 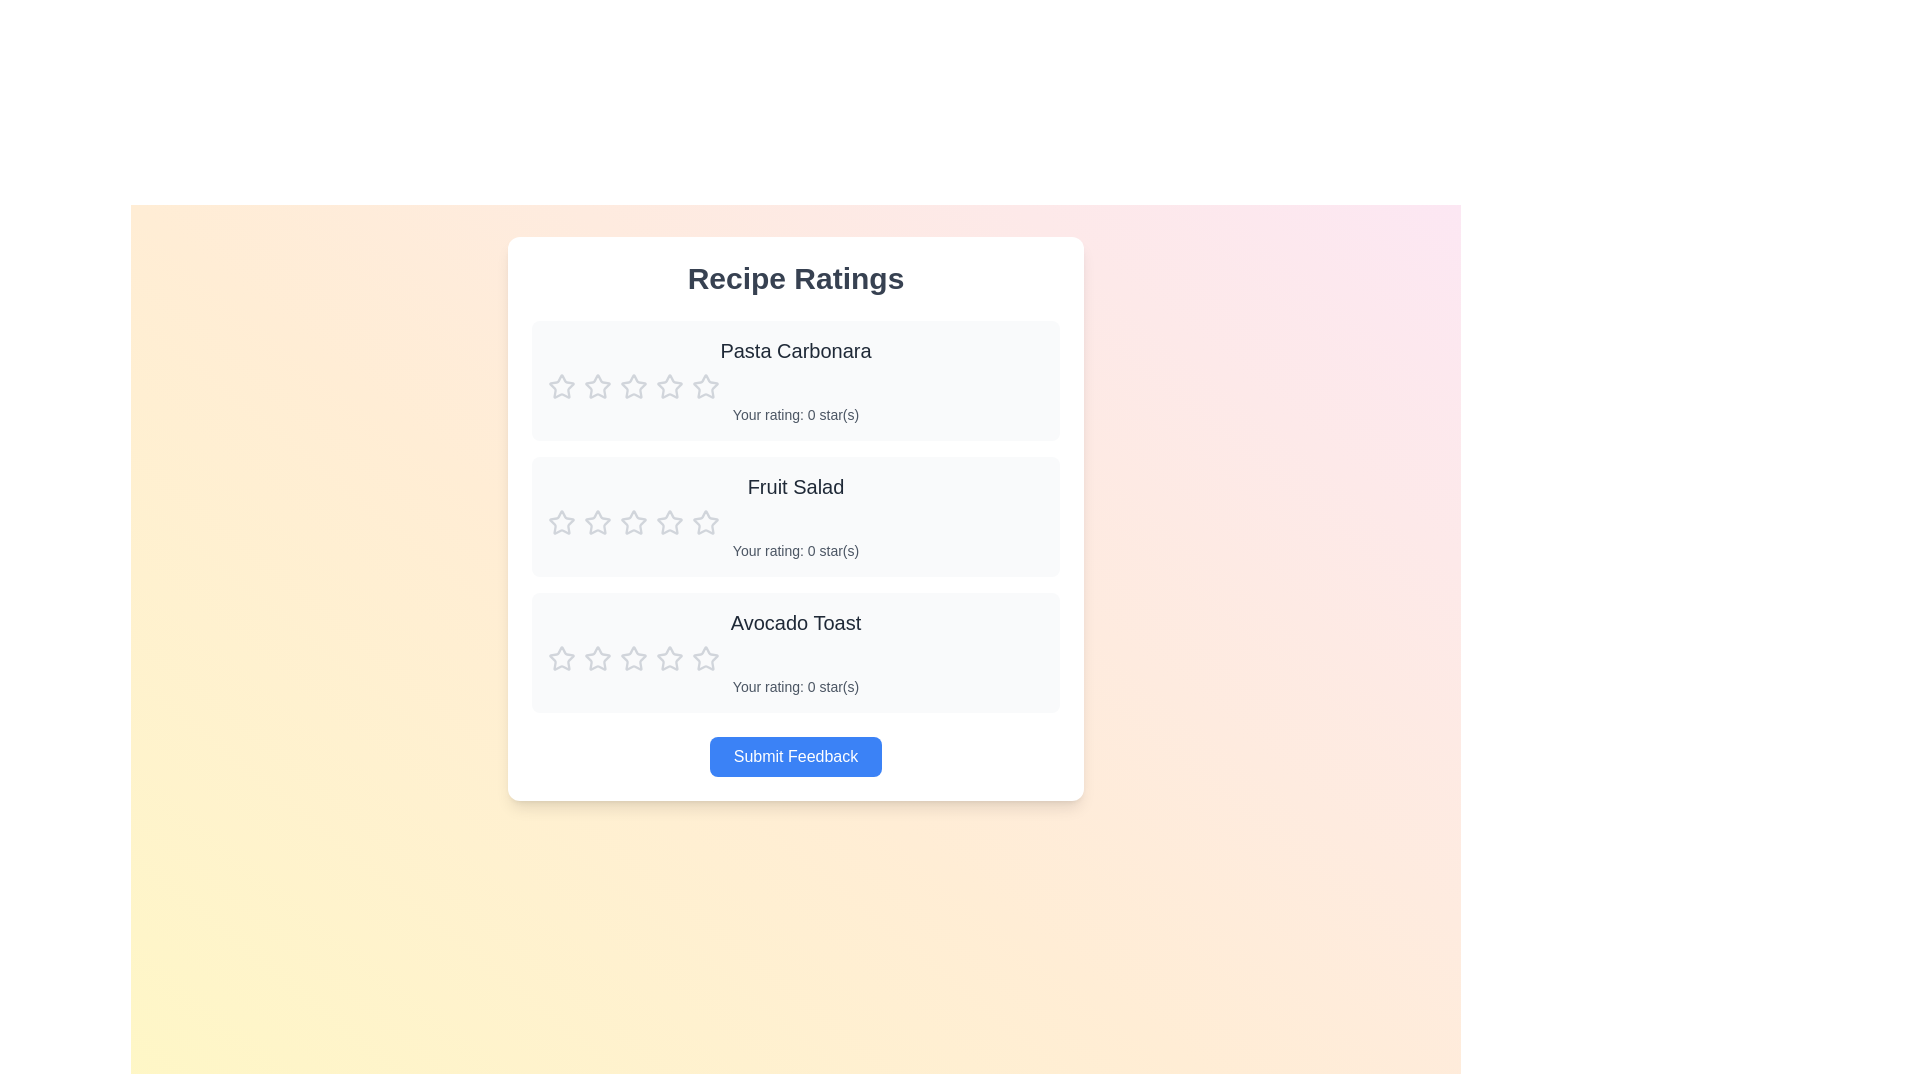 I want to click on the text label indicating the name of the recipe or item being rated, located in the first position of the list of recipe ratings, above the star icons and the caption 'Your rating: 0 star(s).', so click(x=795, y=350).